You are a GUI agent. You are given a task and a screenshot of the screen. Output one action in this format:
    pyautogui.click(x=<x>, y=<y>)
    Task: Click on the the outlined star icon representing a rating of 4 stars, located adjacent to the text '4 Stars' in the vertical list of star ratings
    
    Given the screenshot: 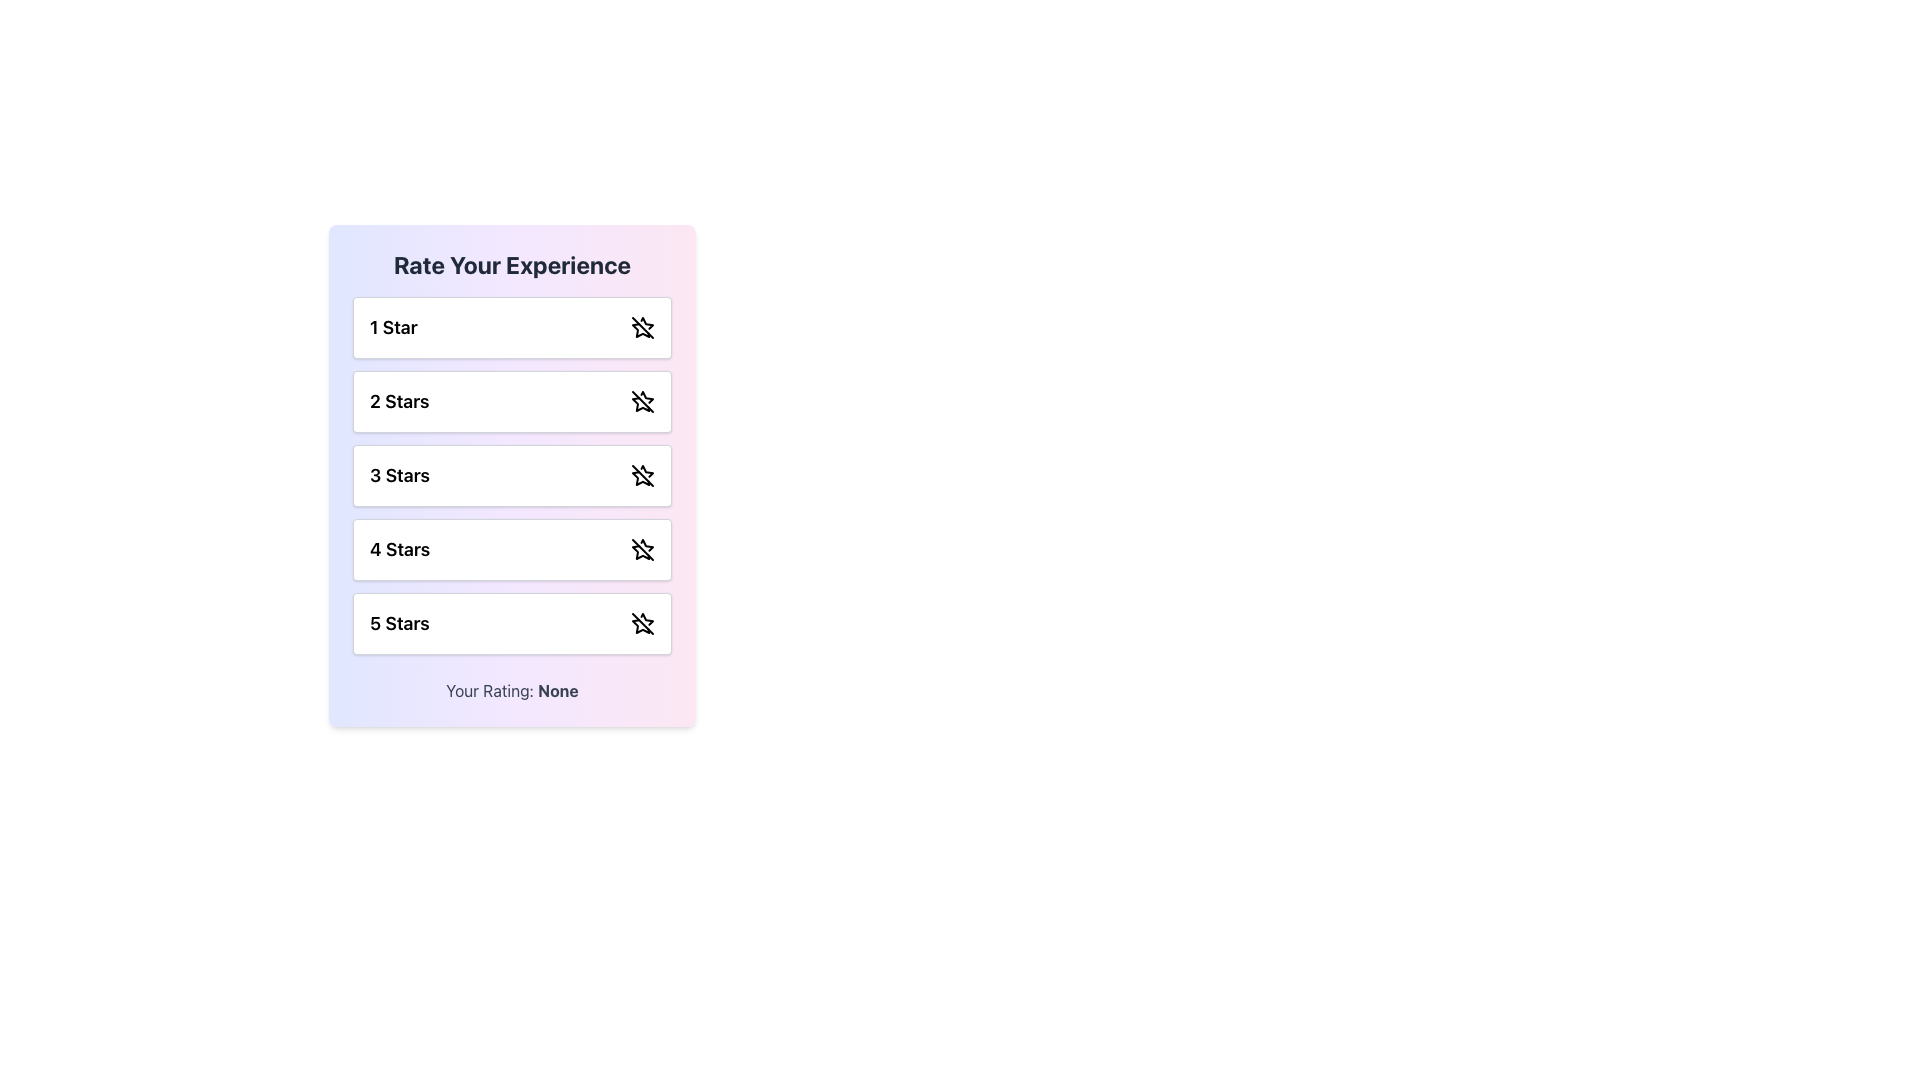 What is the action you would take?
    pyautogui.click(x=643, y=550)
    